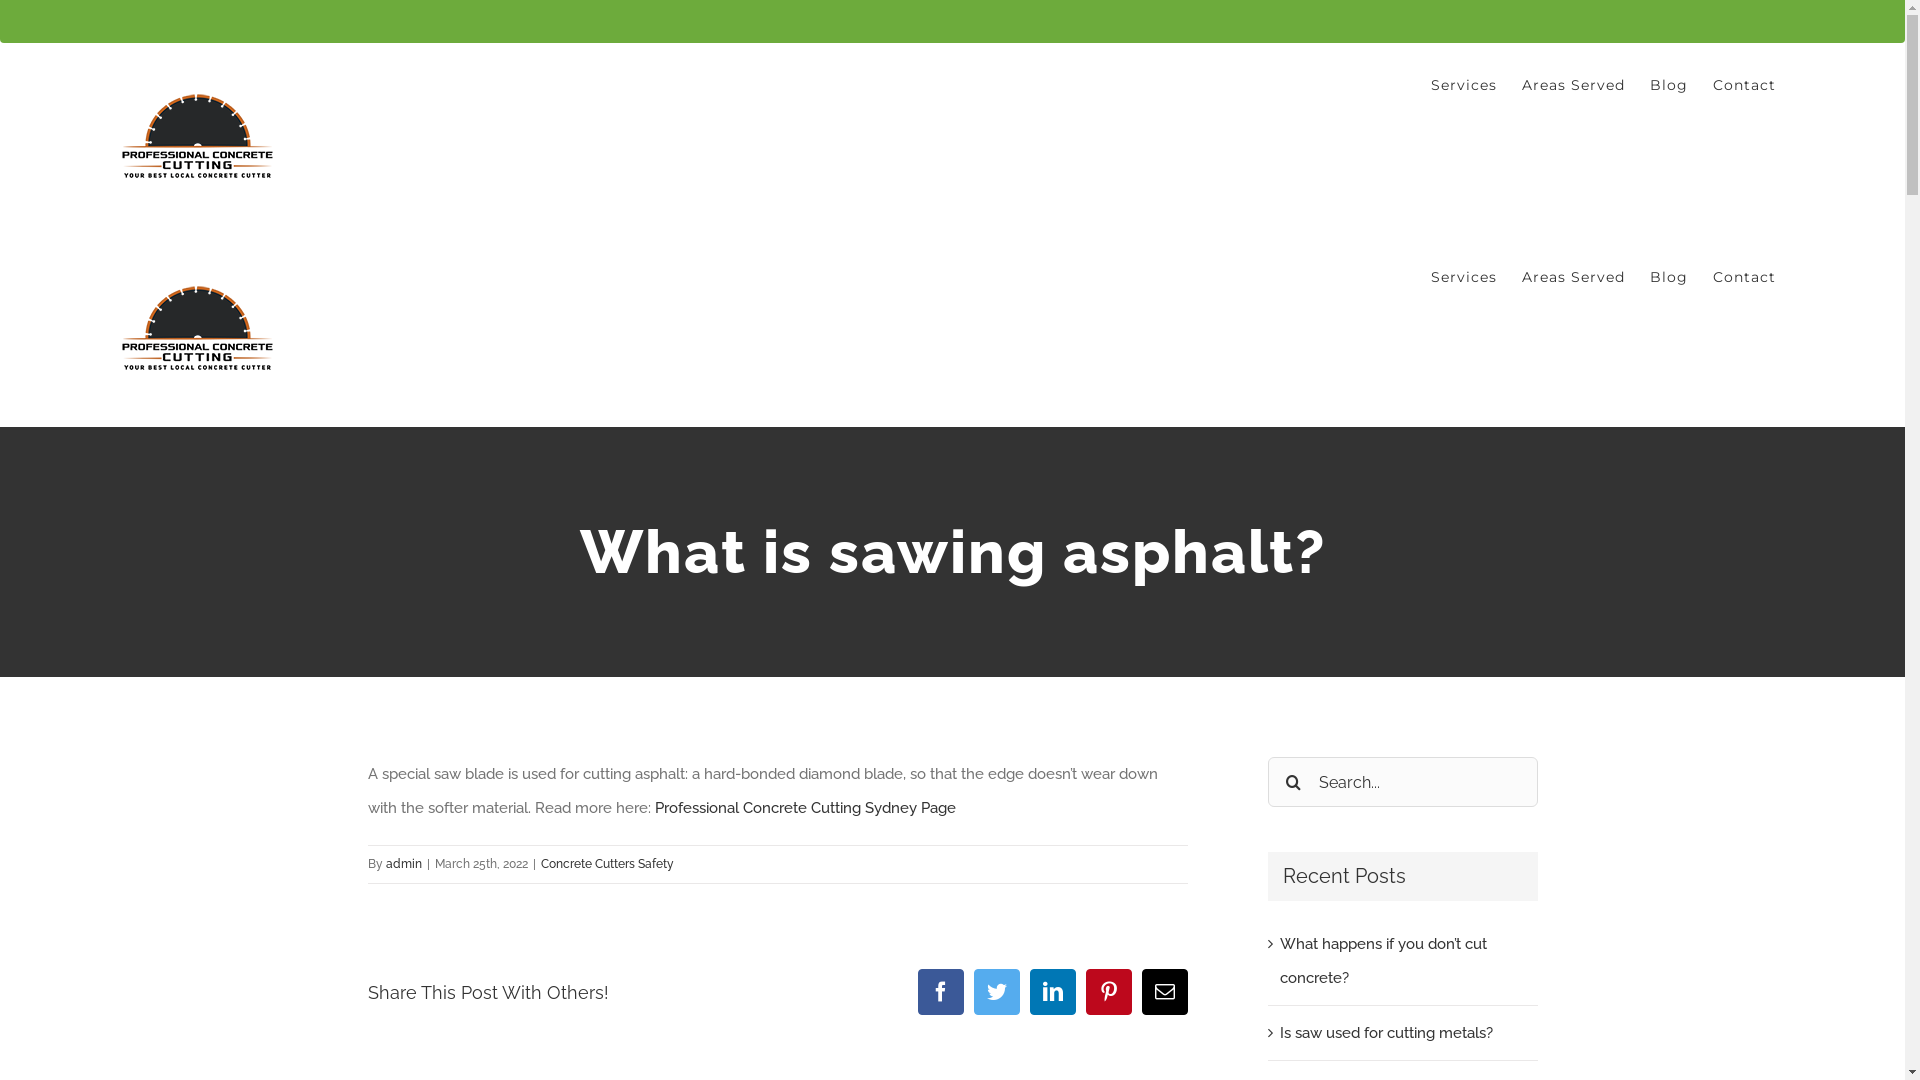 The height and width of the screenshot is (1080, 1920). I want to click on 'Areas Served', so click(1520, 83).